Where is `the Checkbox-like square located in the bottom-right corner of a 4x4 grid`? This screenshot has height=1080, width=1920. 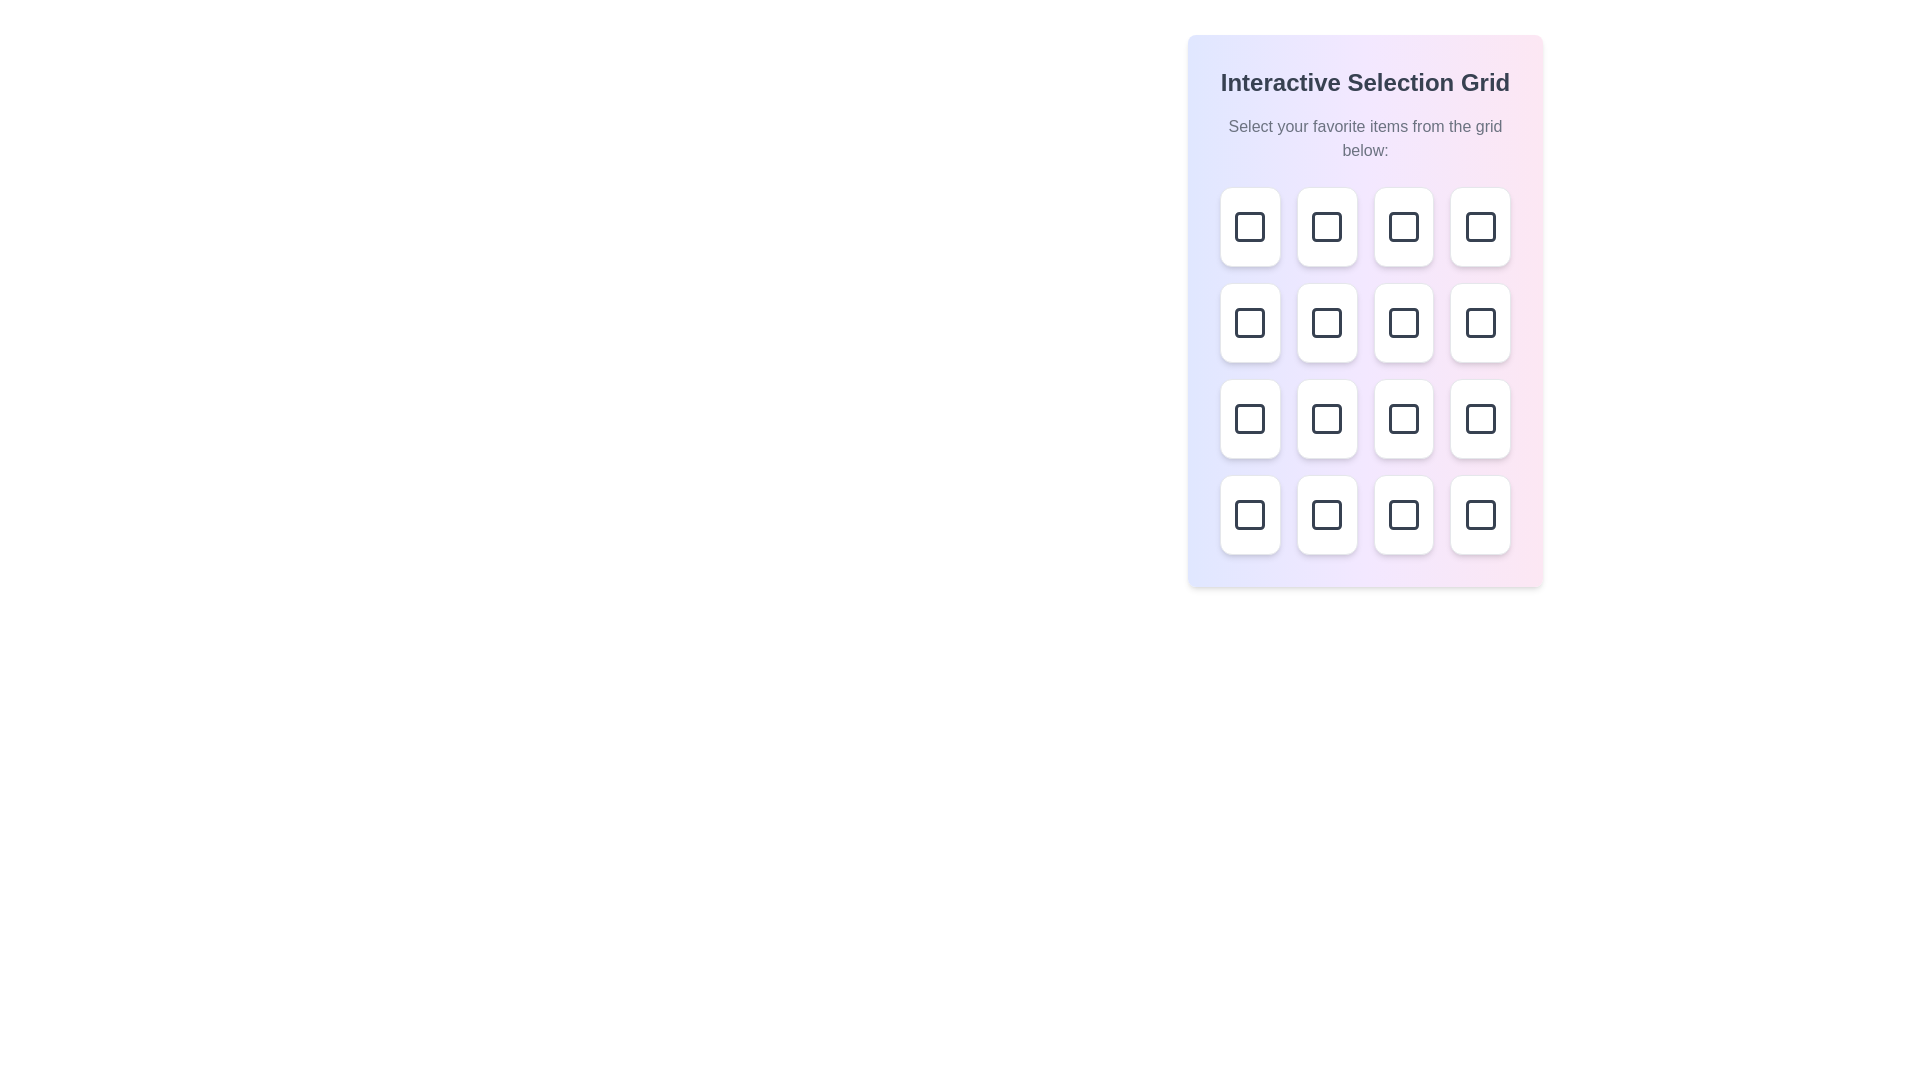 the Checkbox-like square located in the bottom-right corner of a 4x4 grid is located at coordinates (1480, 514).